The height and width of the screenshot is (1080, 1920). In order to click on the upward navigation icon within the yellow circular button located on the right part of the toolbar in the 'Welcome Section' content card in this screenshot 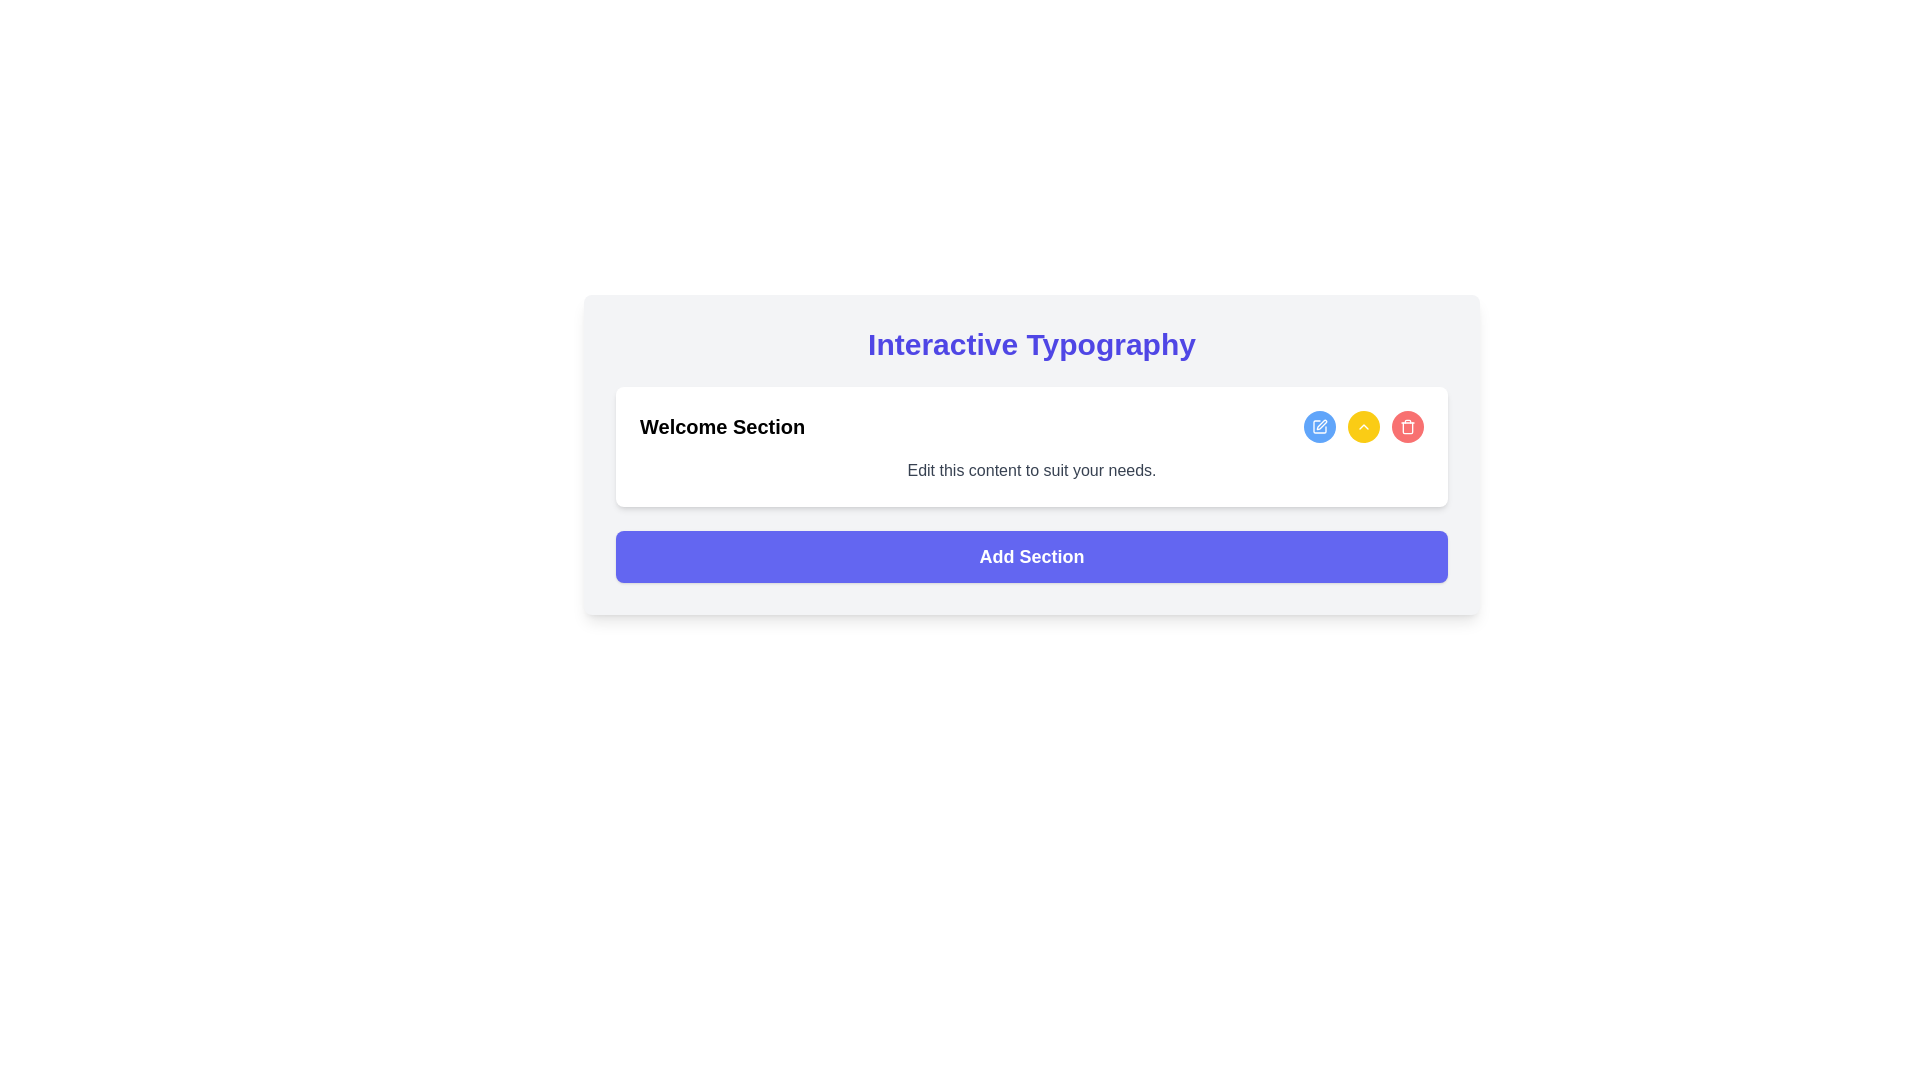, I will do `click(1362, 426)`.